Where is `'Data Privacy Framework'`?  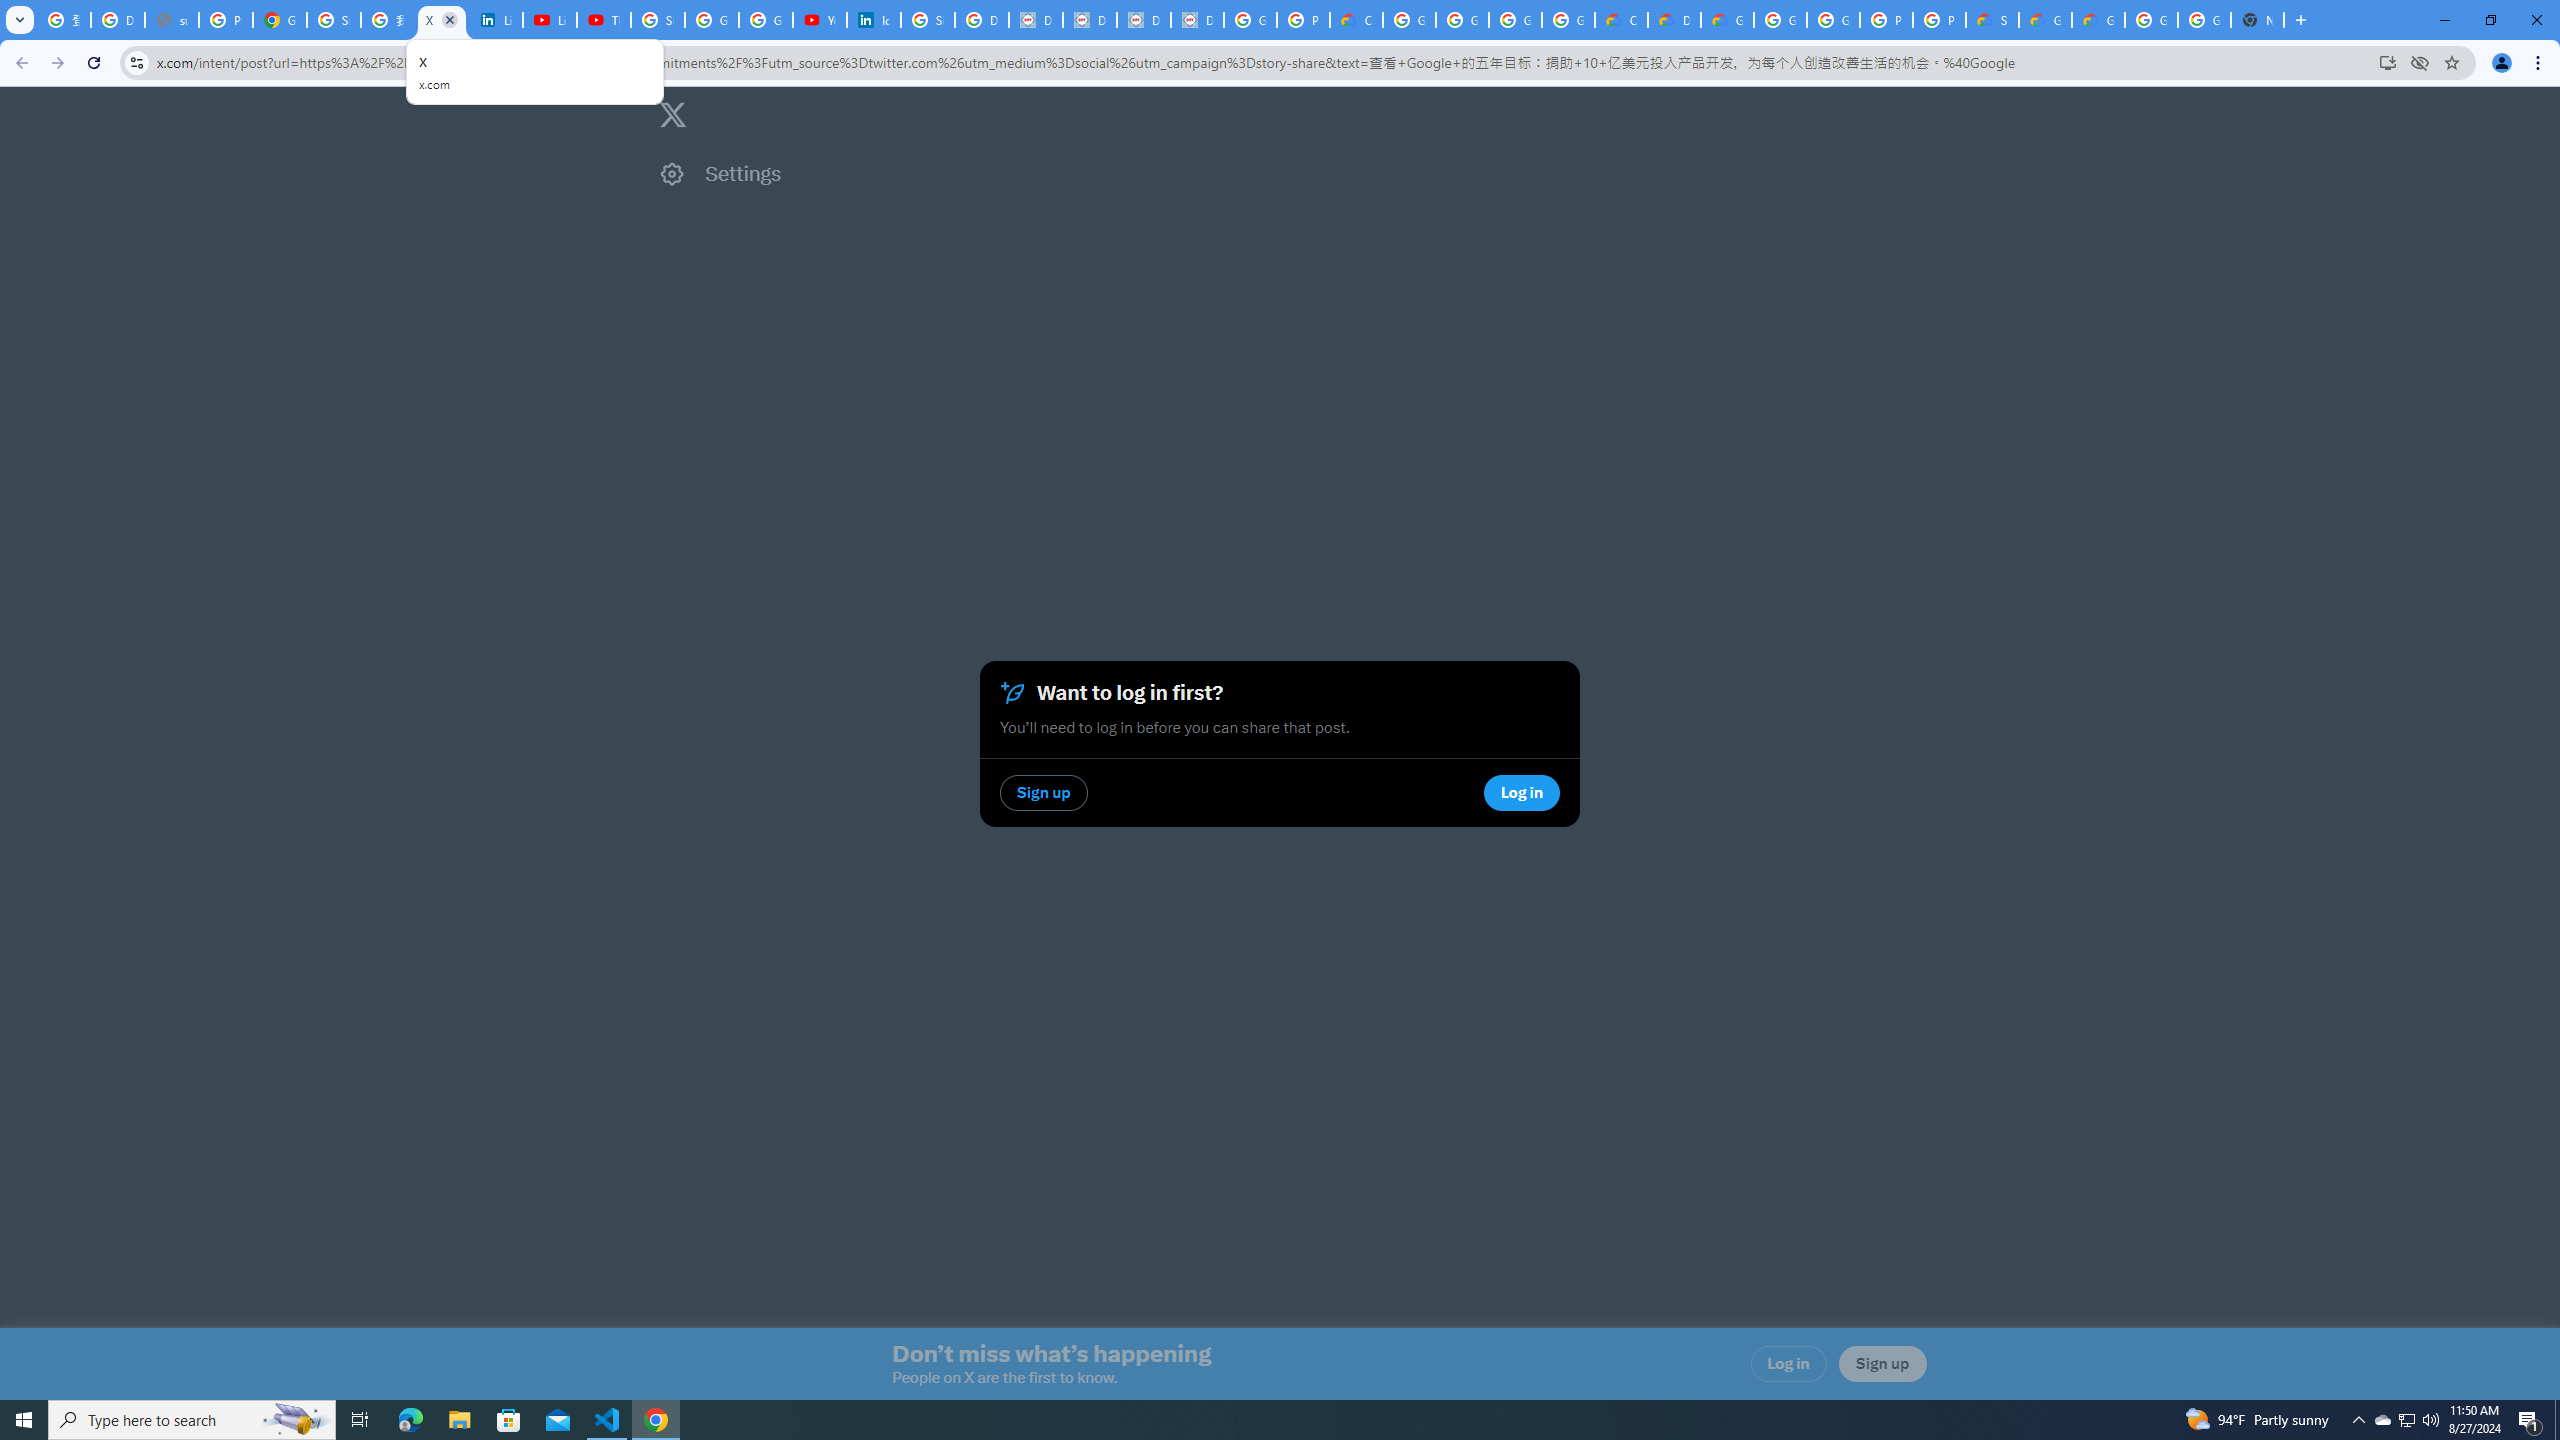
'Data Privacy Framework' is located at coordinates (1089, 19).